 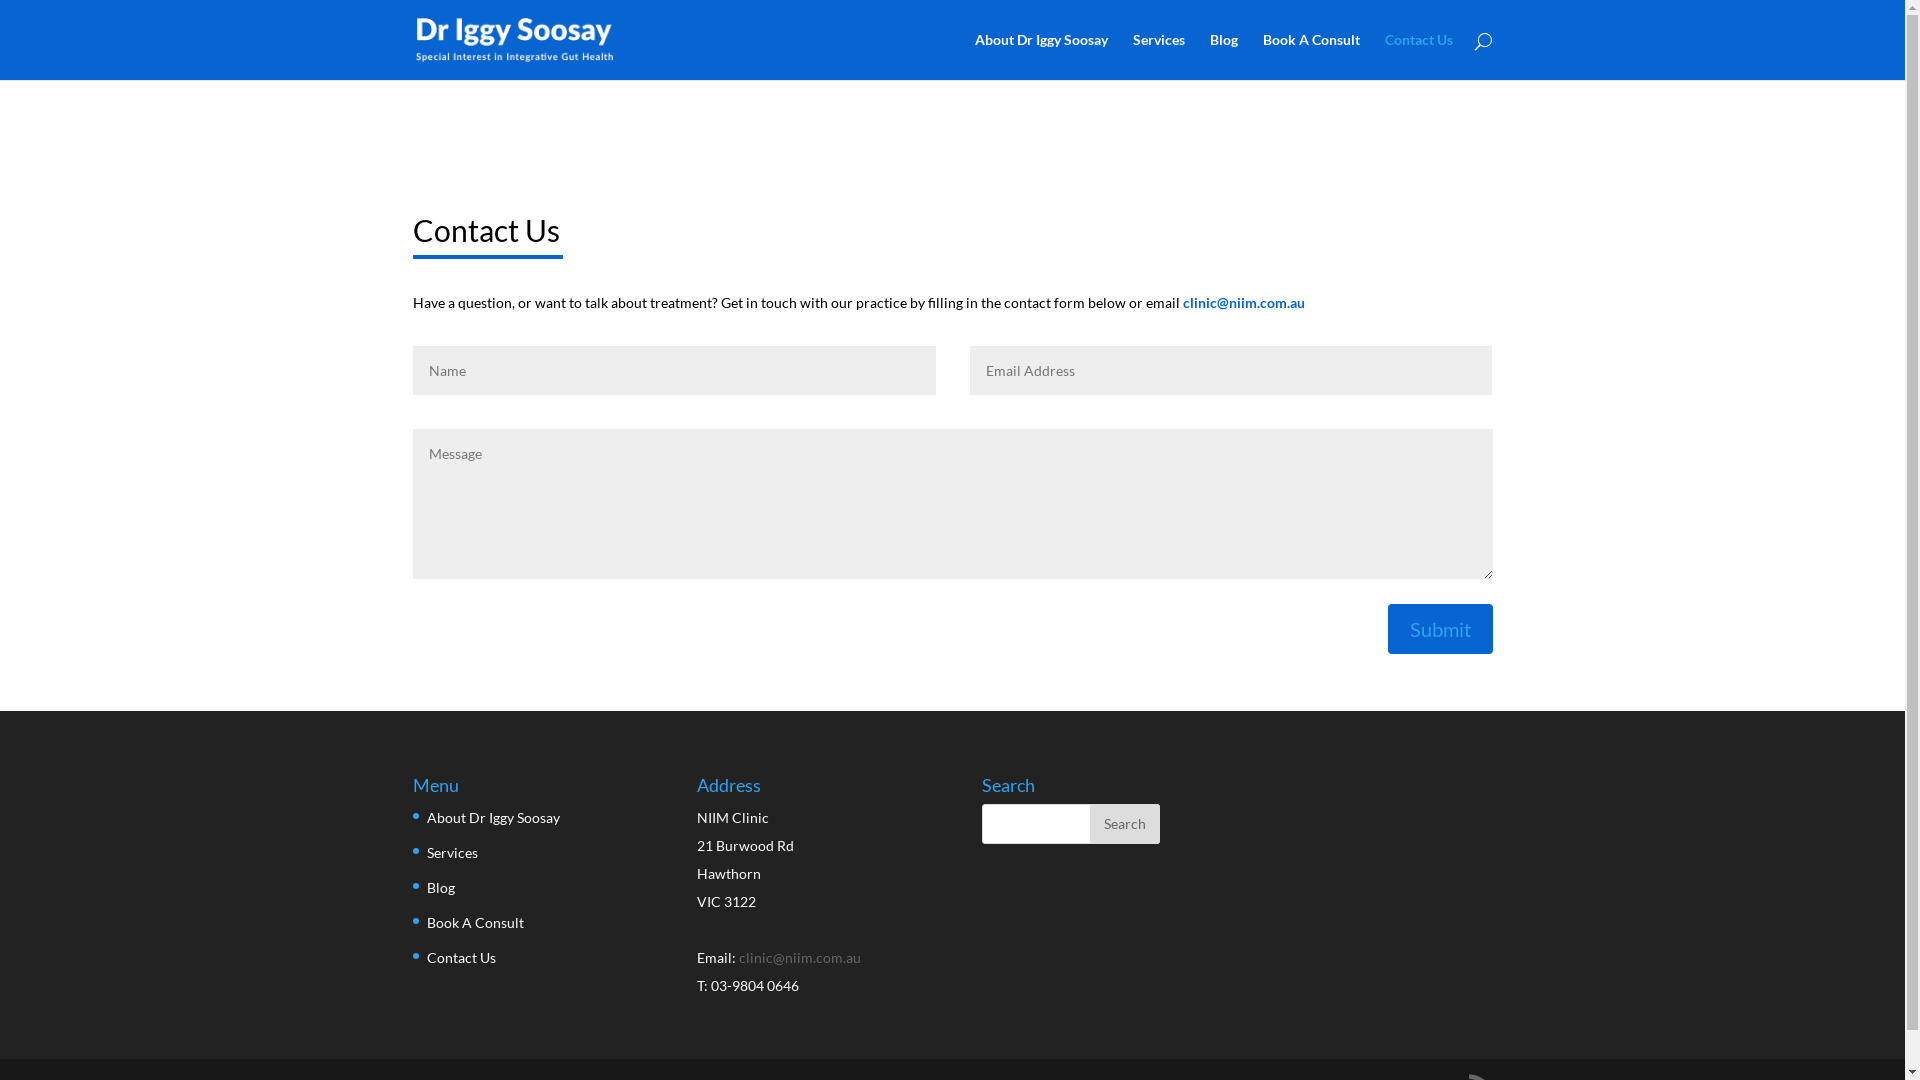 What do you see at coordinates (1440, 627) in the screenshot?
I see `'Submit'` at bounding box center [1440, 627].